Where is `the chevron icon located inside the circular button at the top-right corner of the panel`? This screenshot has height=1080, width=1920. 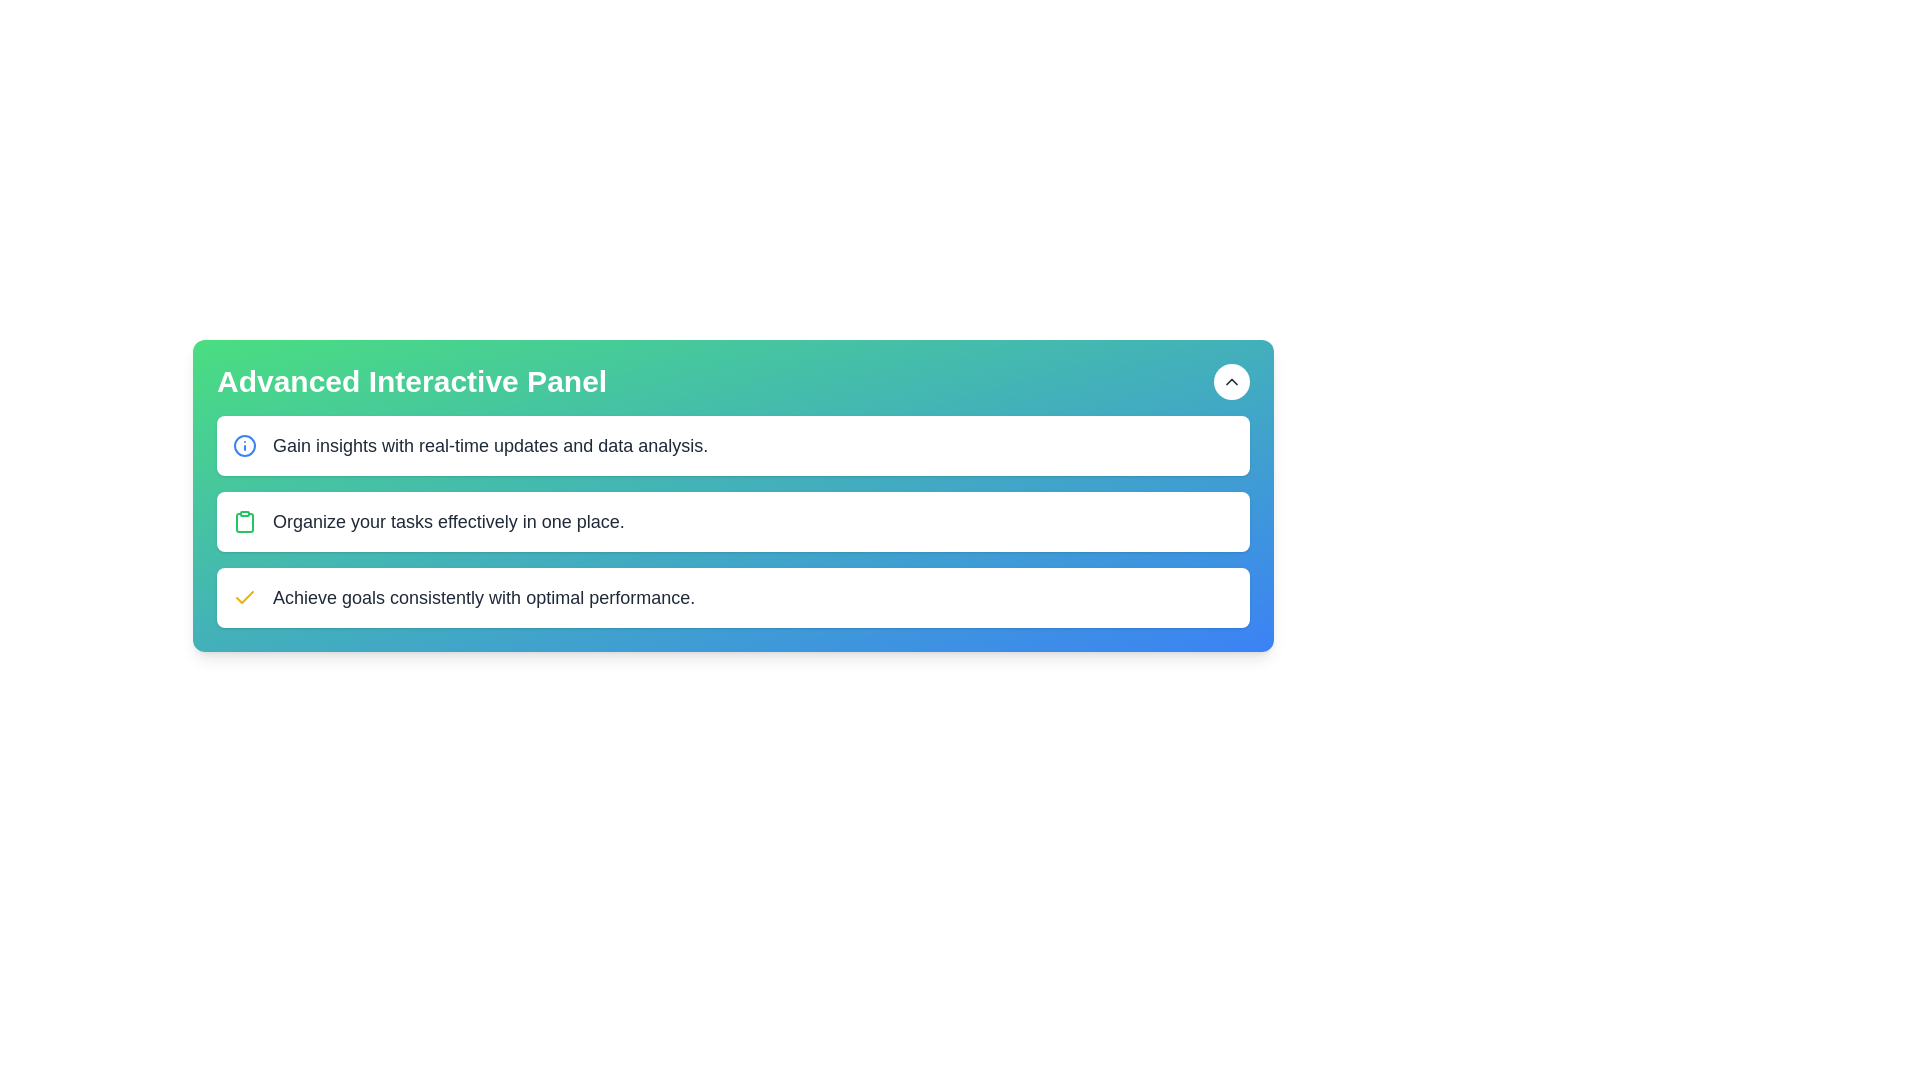
the chevron icon located inside the circular button at the top-right corner of the panel is located at coordinates (1231, 381).